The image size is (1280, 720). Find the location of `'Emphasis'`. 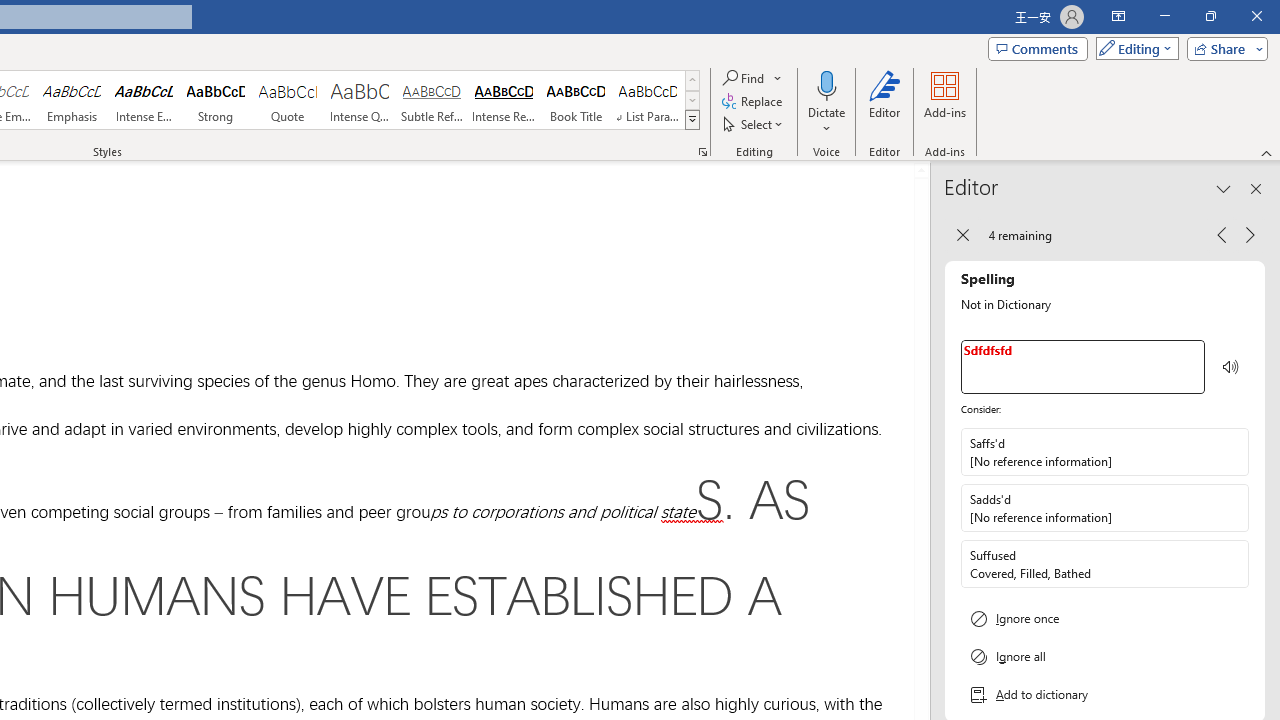

'Emphasis' is located at coordinates (71, 100).